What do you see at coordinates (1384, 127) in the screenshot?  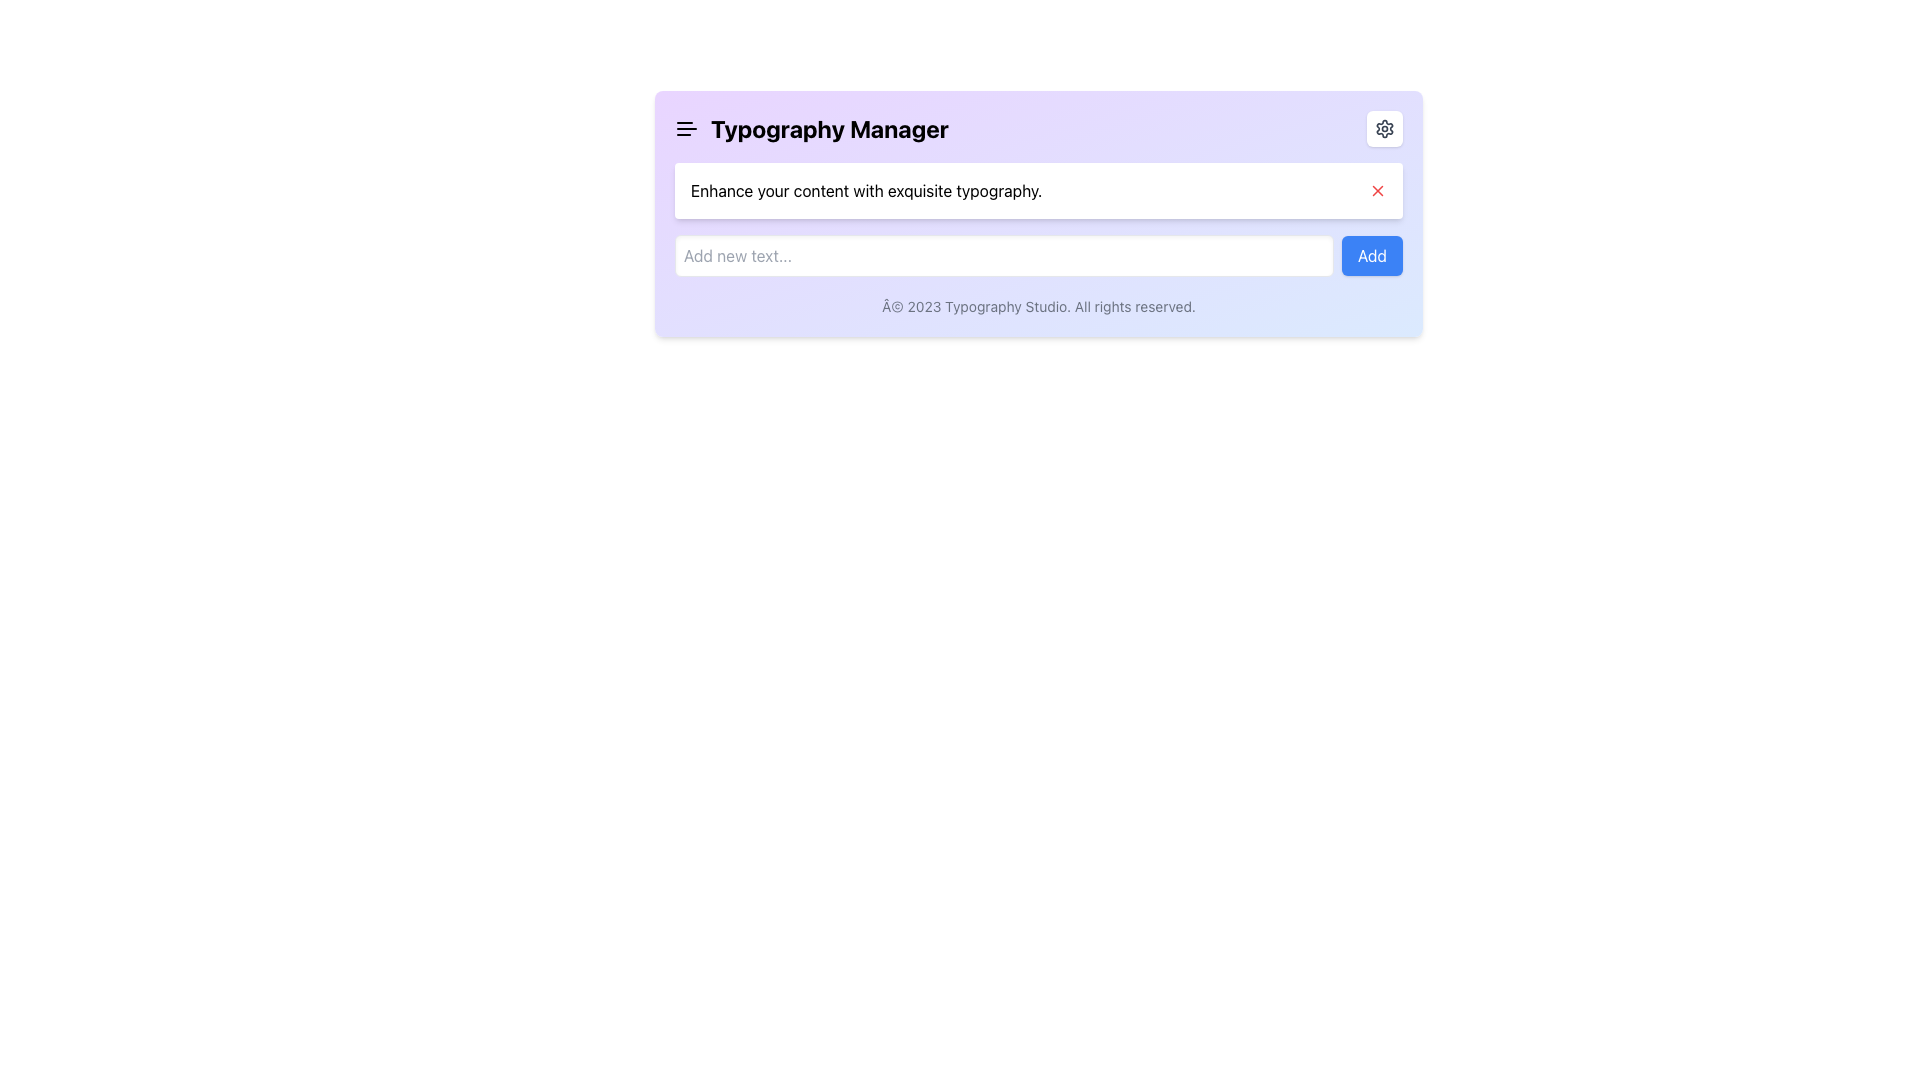 I see `the cogwheel-like icon located at the top-right corner of the interface` at bounding box center [1384, 127].